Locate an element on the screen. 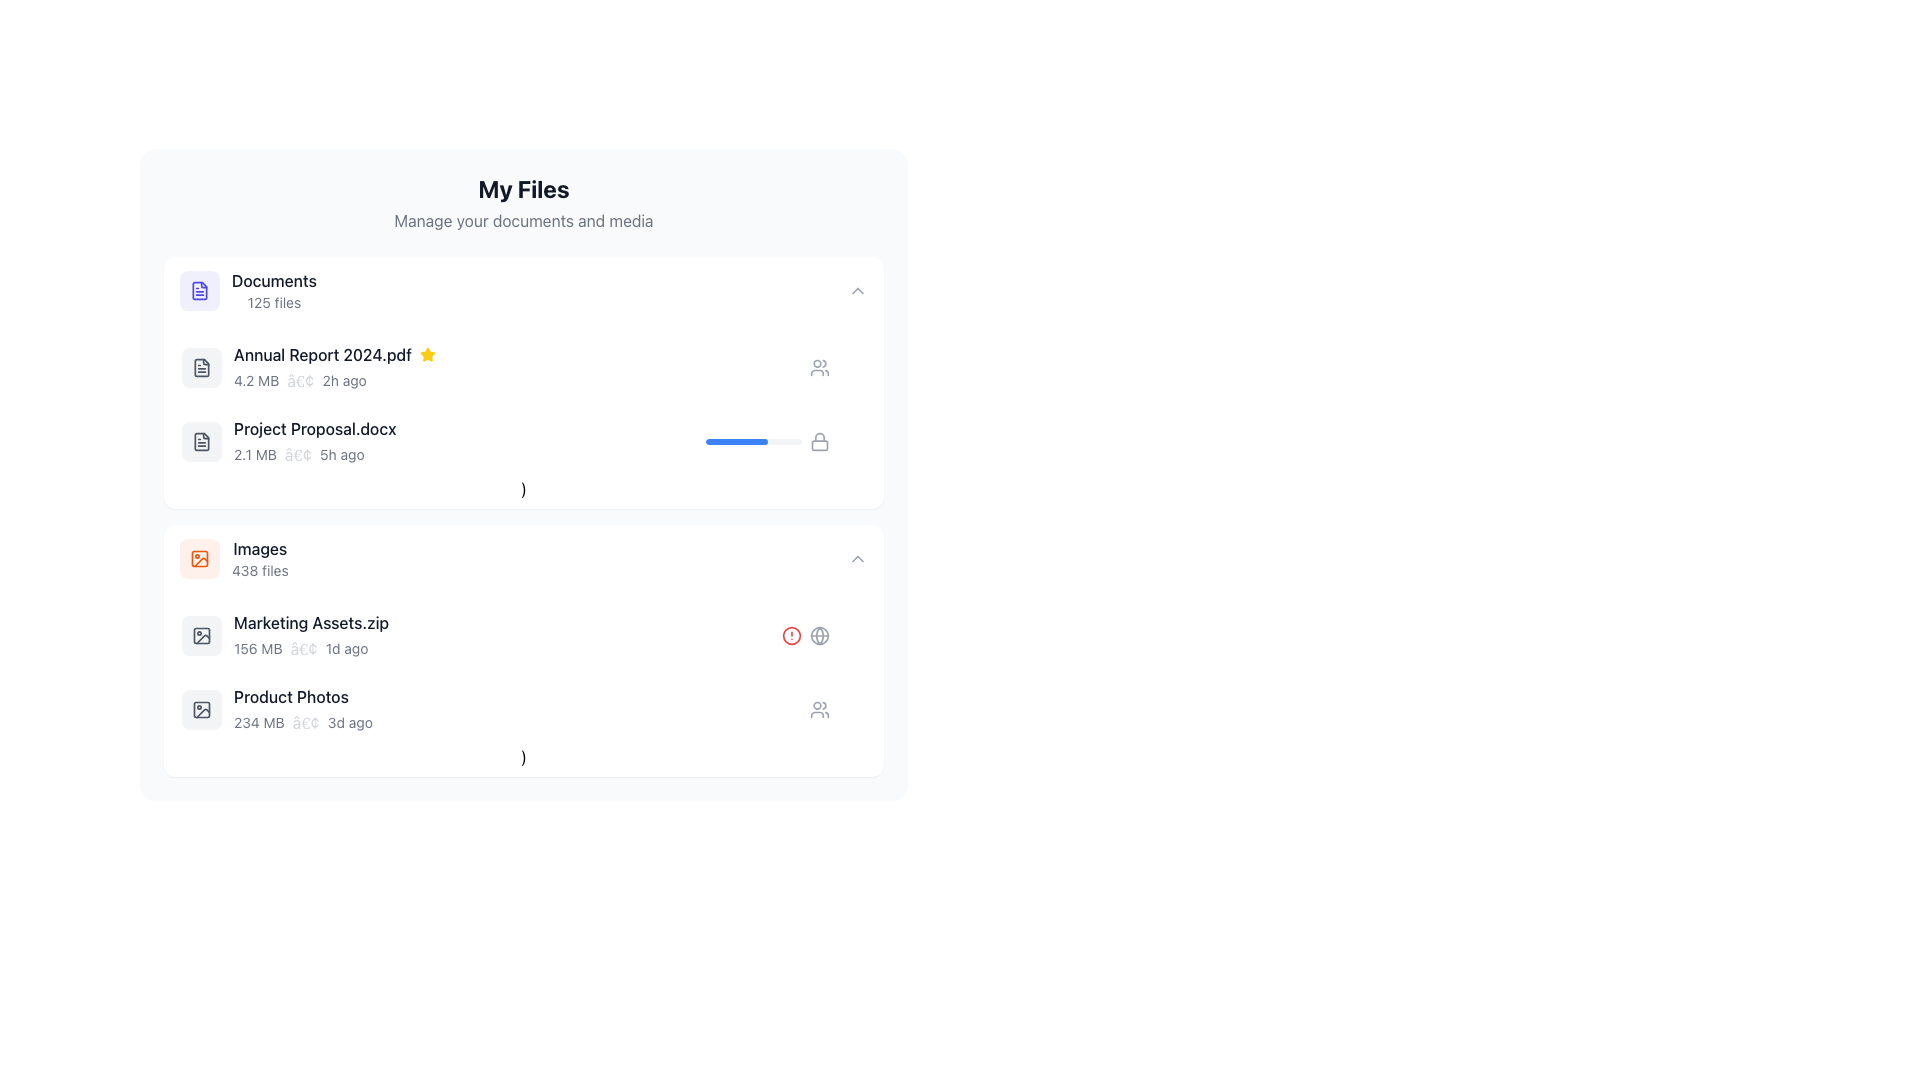 The height and width of the screenshot is (1080, 1920). the file metadata associated with the 'Annual Report 2024.pdf' entry is located at coordinates (522, 381).